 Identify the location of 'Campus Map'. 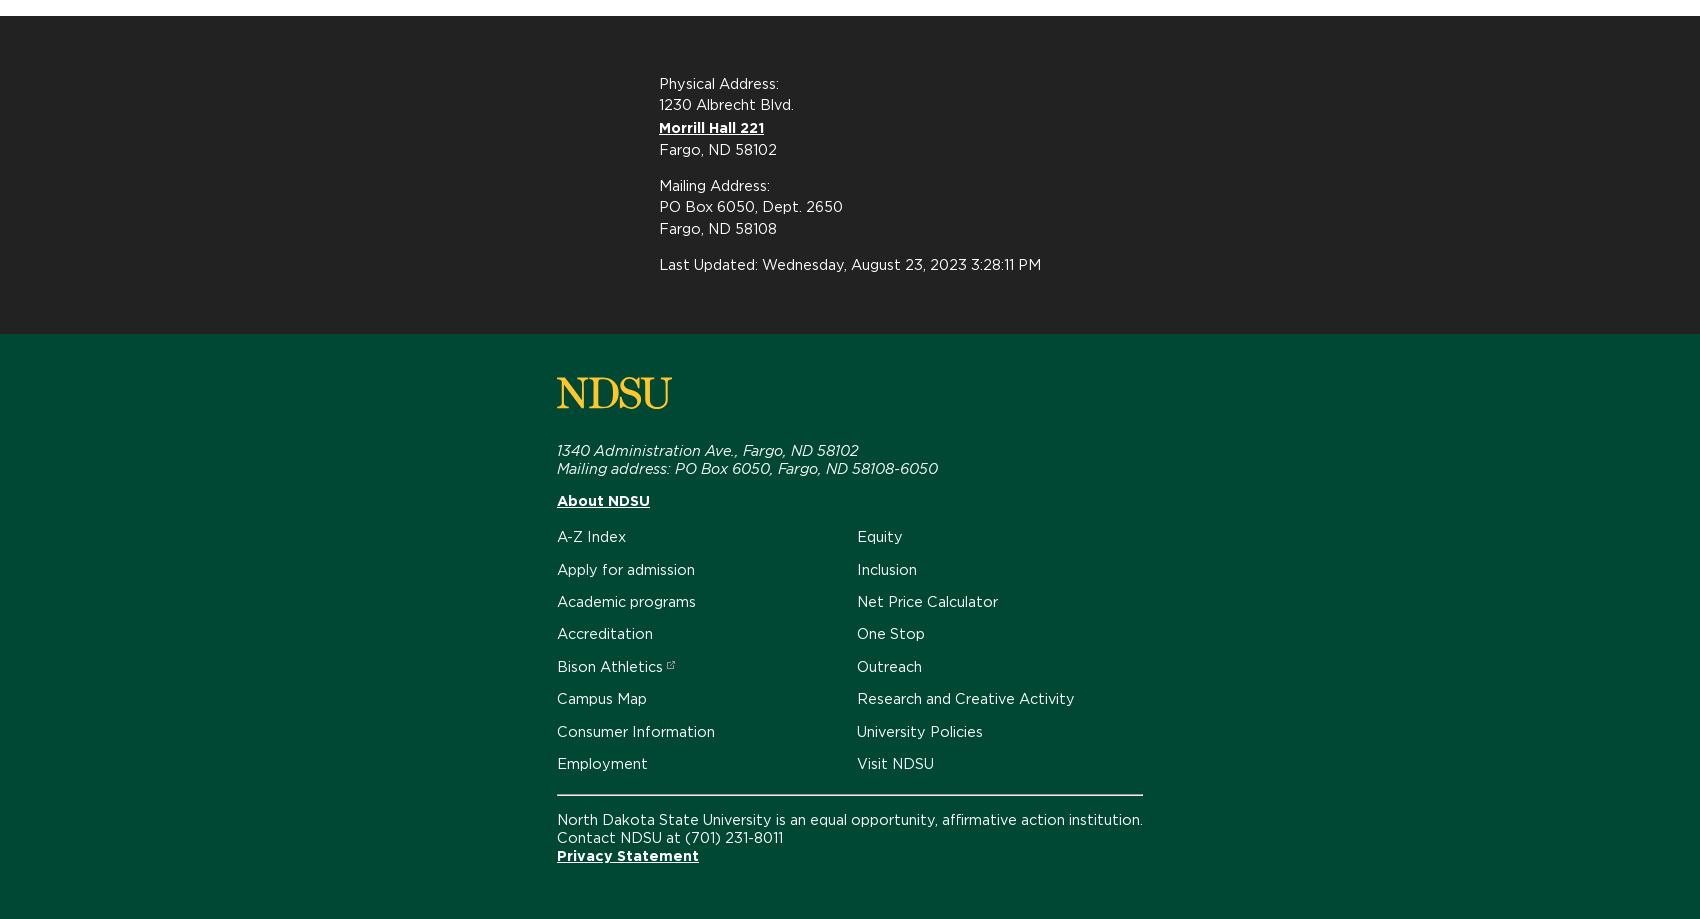
(600, 697).